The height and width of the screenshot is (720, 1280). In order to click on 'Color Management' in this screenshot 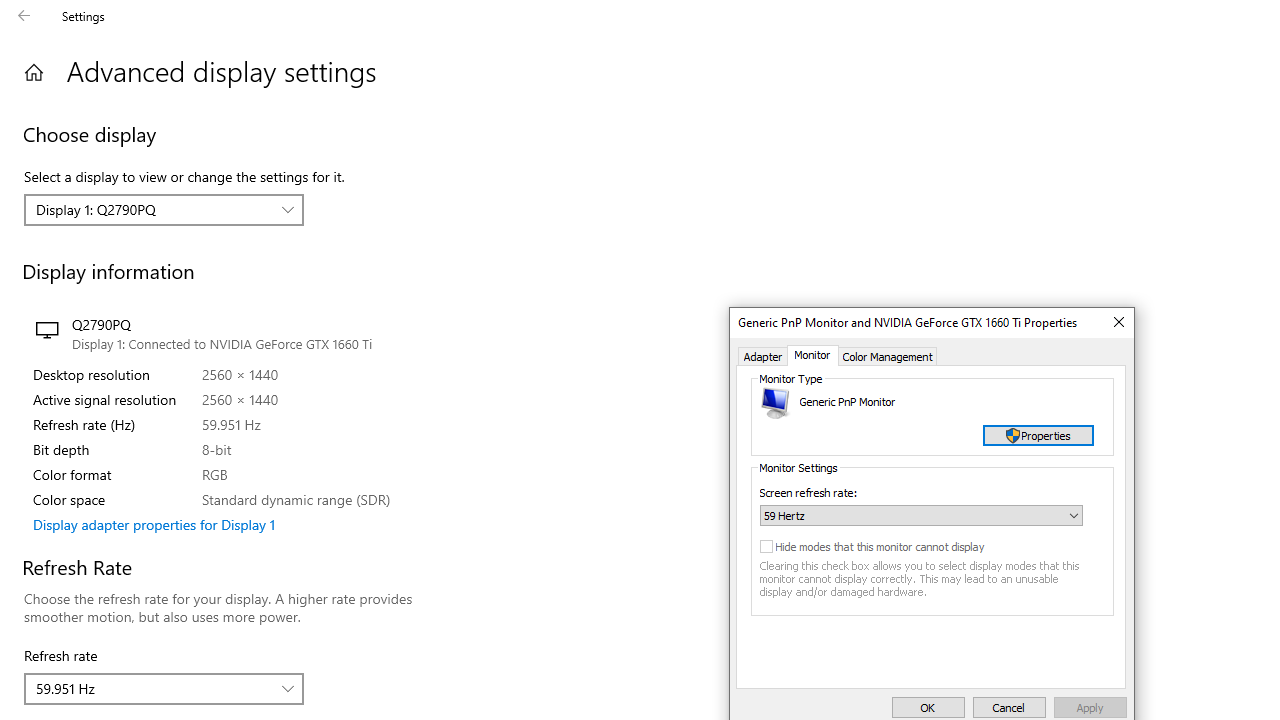, I will do `click(887, 355)`.